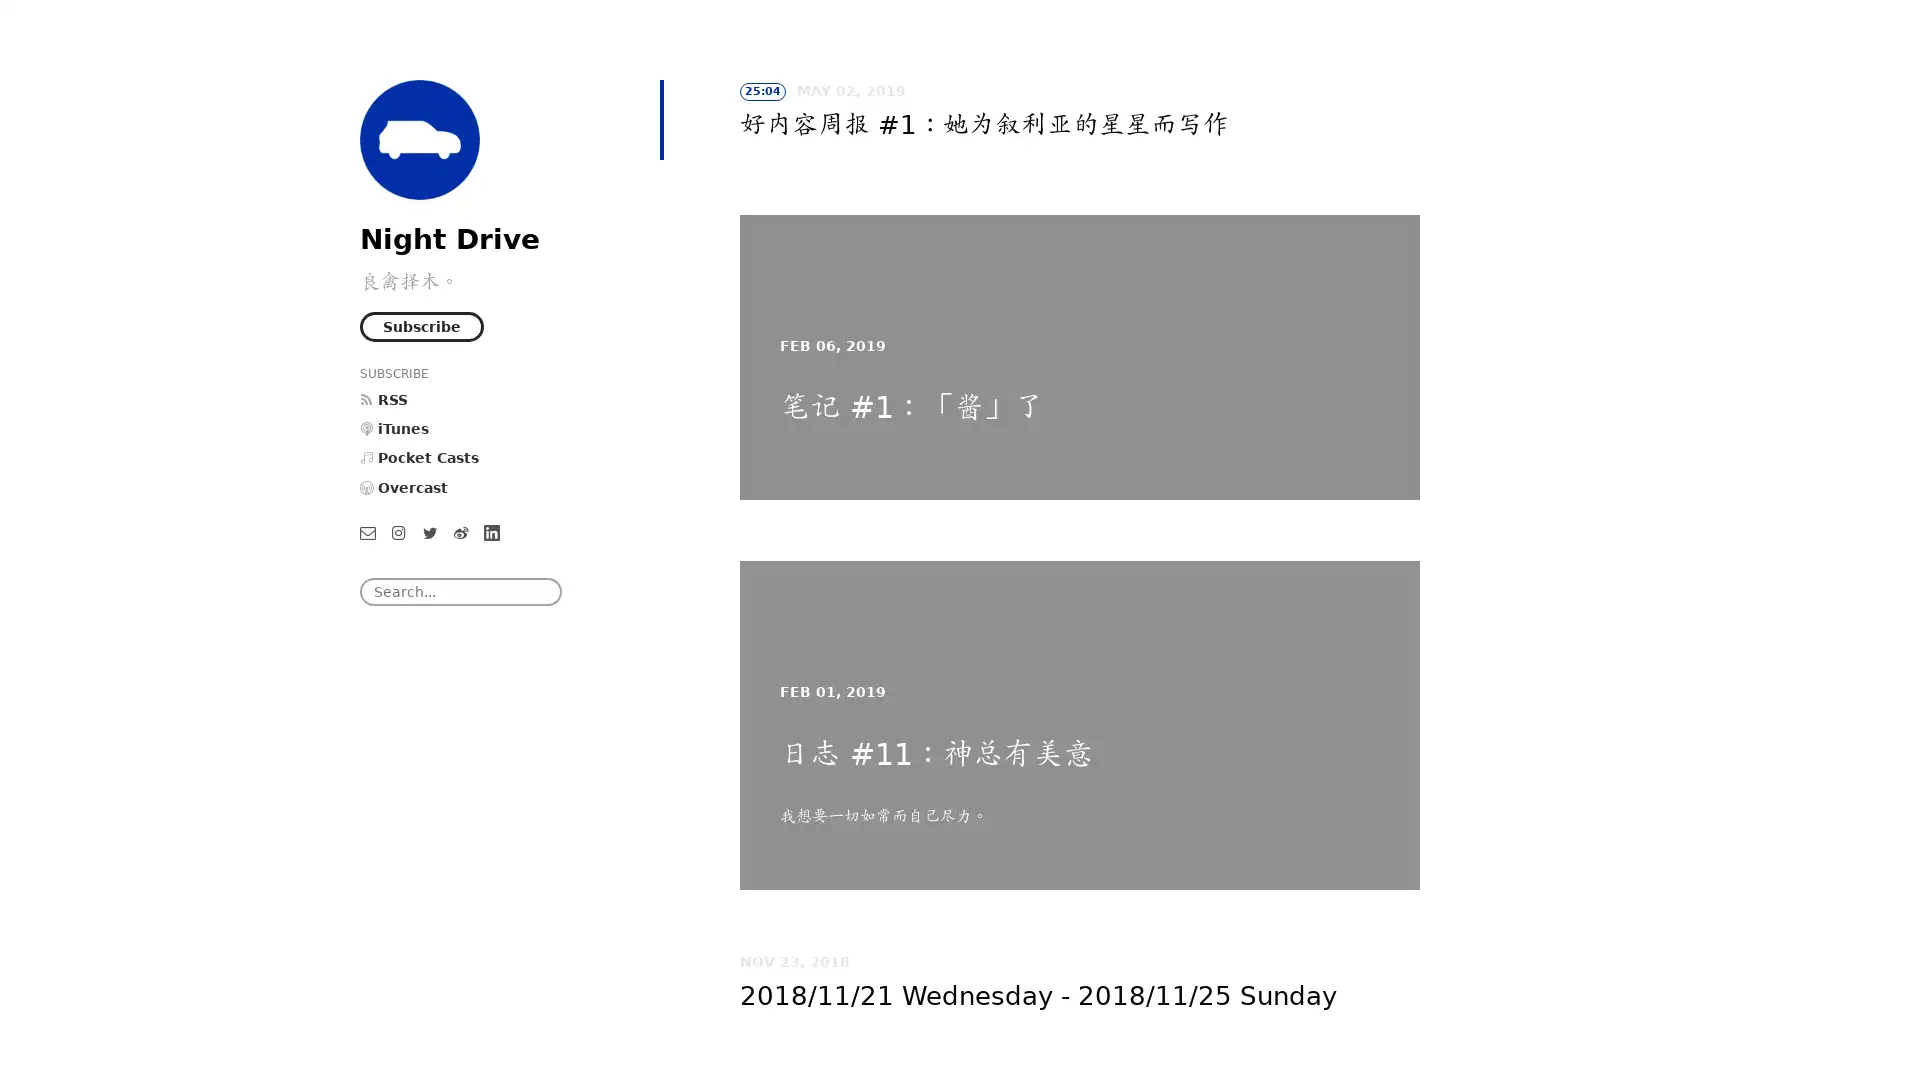  Describe the element at coordinates (421, 325) in the screenshot. I see `Subscribe` at that location.